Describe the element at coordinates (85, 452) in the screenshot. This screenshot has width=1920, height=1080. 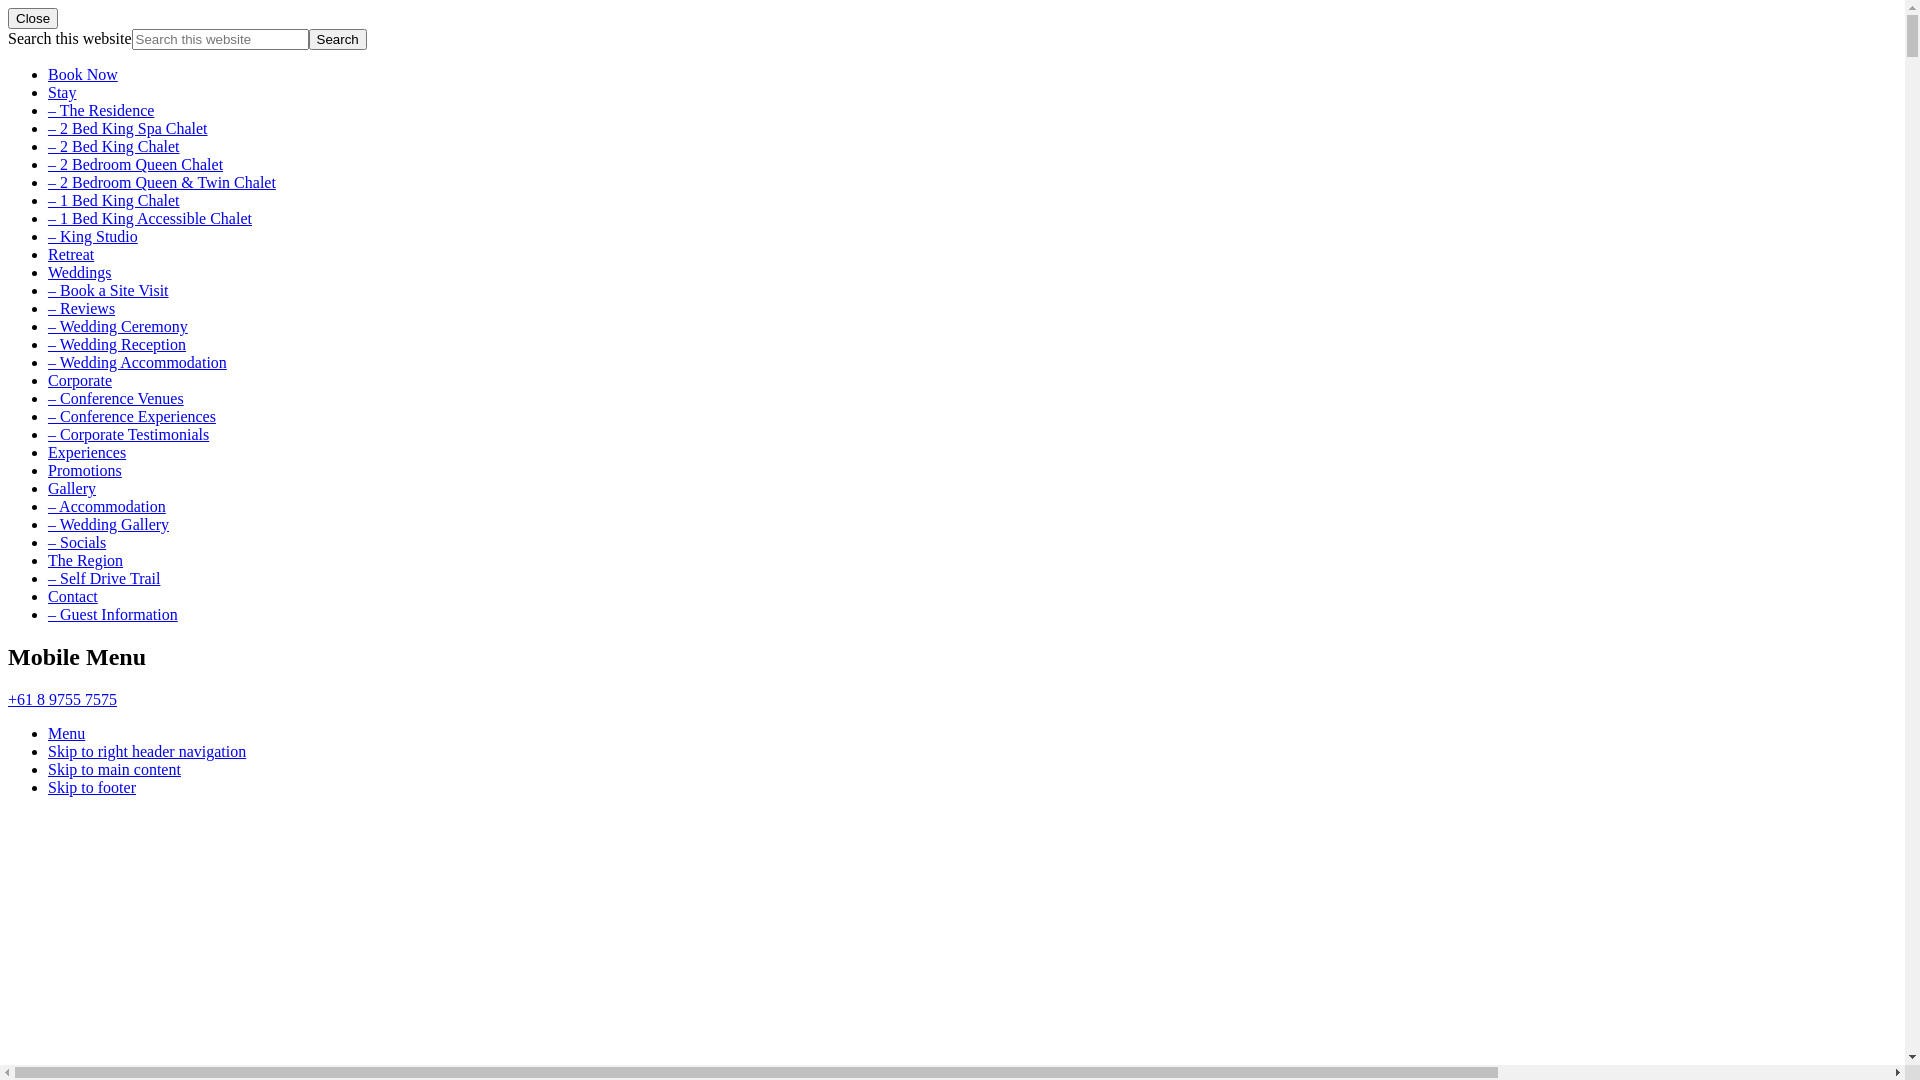
I see `'Experiences'` at that location.